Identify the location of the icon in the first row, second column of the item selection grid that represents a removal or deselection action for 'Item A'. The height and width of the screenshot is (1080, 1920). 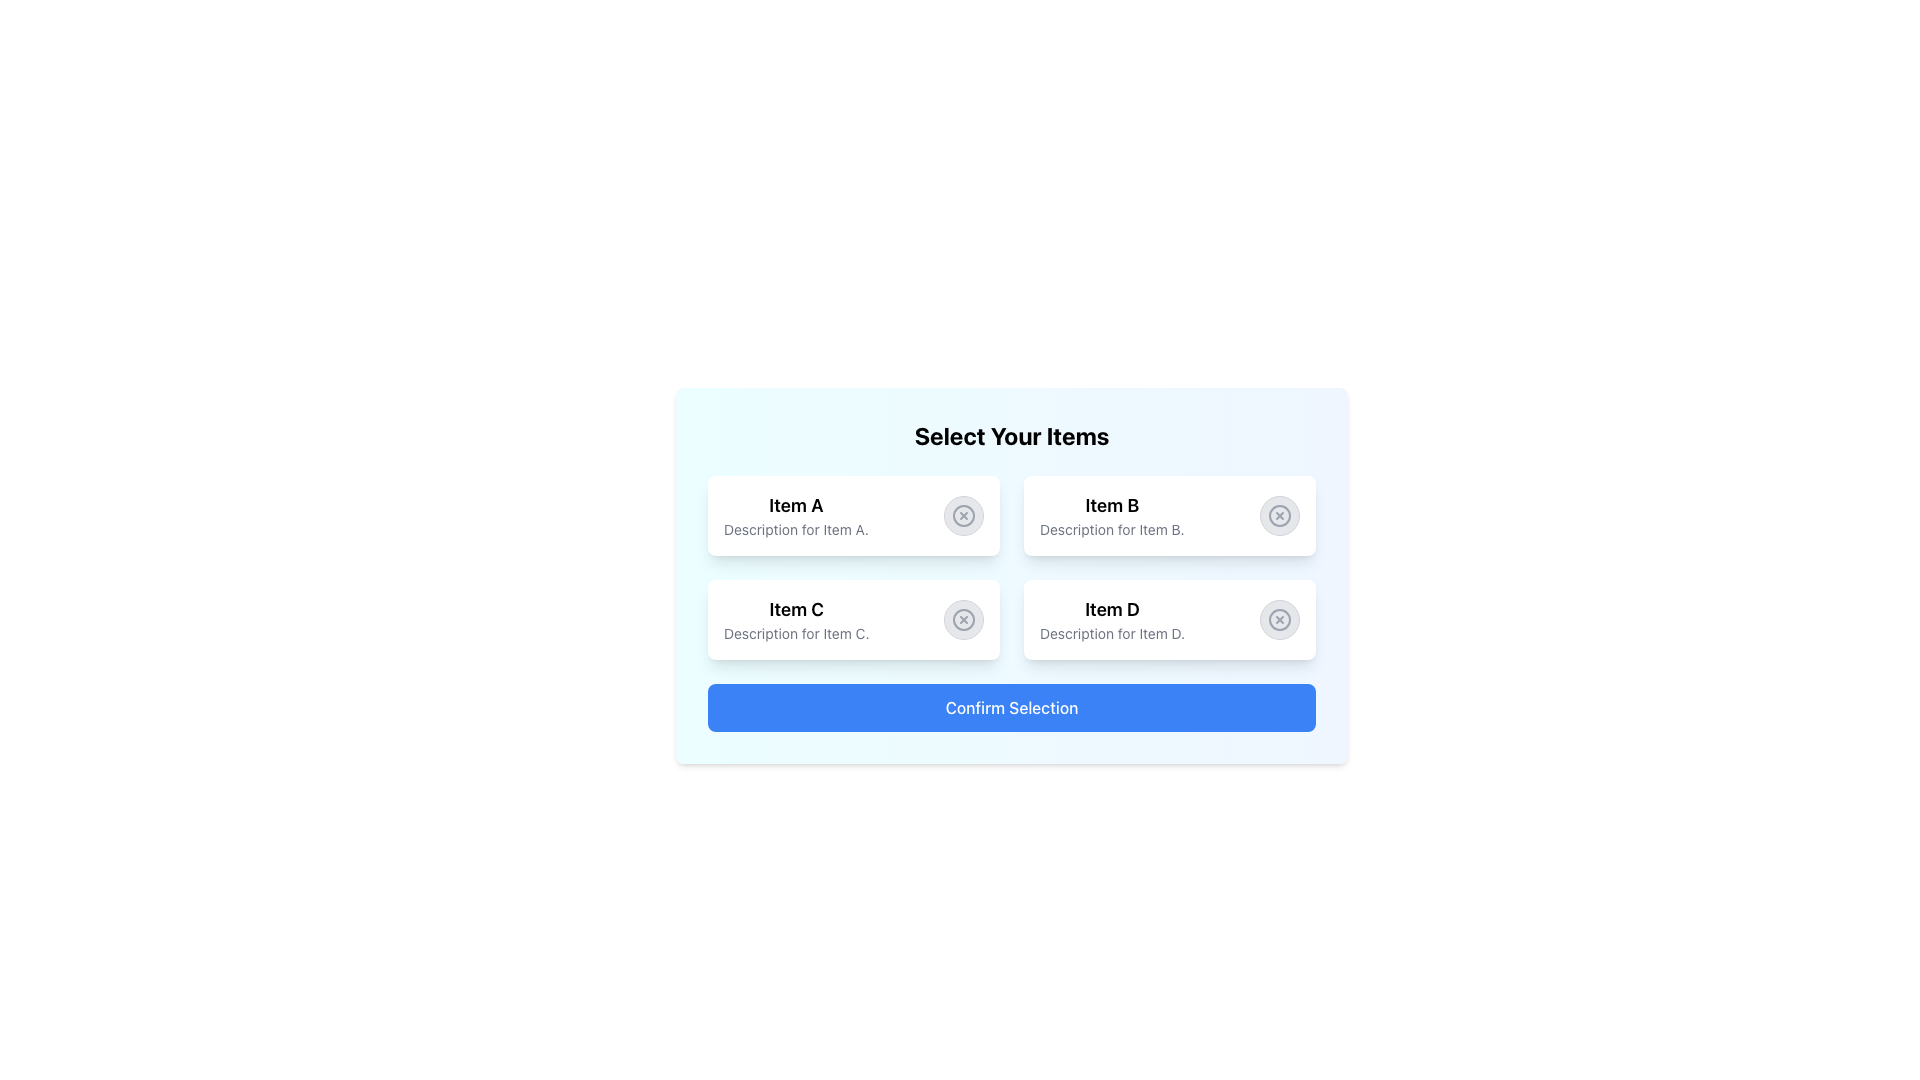
(964, 515).